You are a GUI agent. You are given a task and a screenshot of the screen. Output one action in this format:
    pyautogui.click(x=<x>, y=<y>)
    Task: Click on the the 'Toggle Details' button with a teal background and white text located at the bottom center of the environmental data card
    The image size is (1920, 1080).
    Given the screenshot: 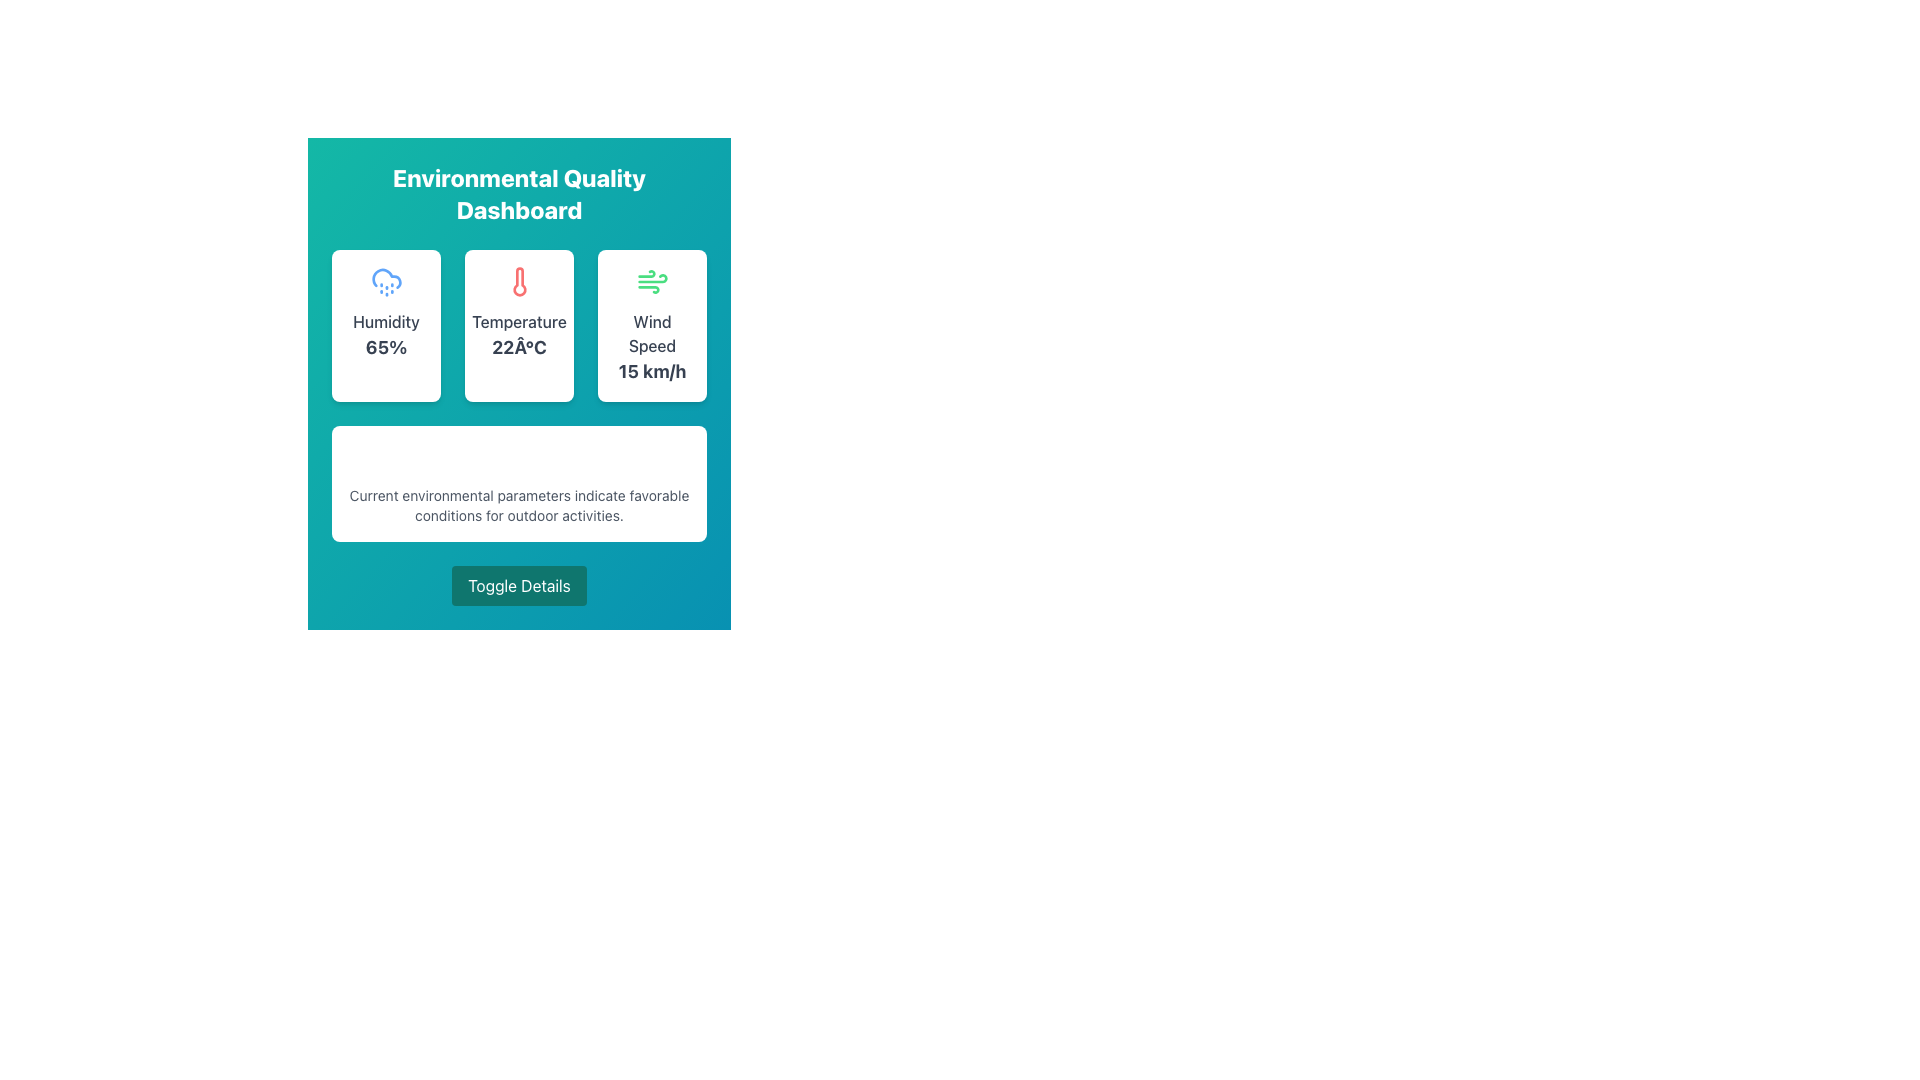 What is the action you would take?
    pyautogui.click(x=519, y=585)
    